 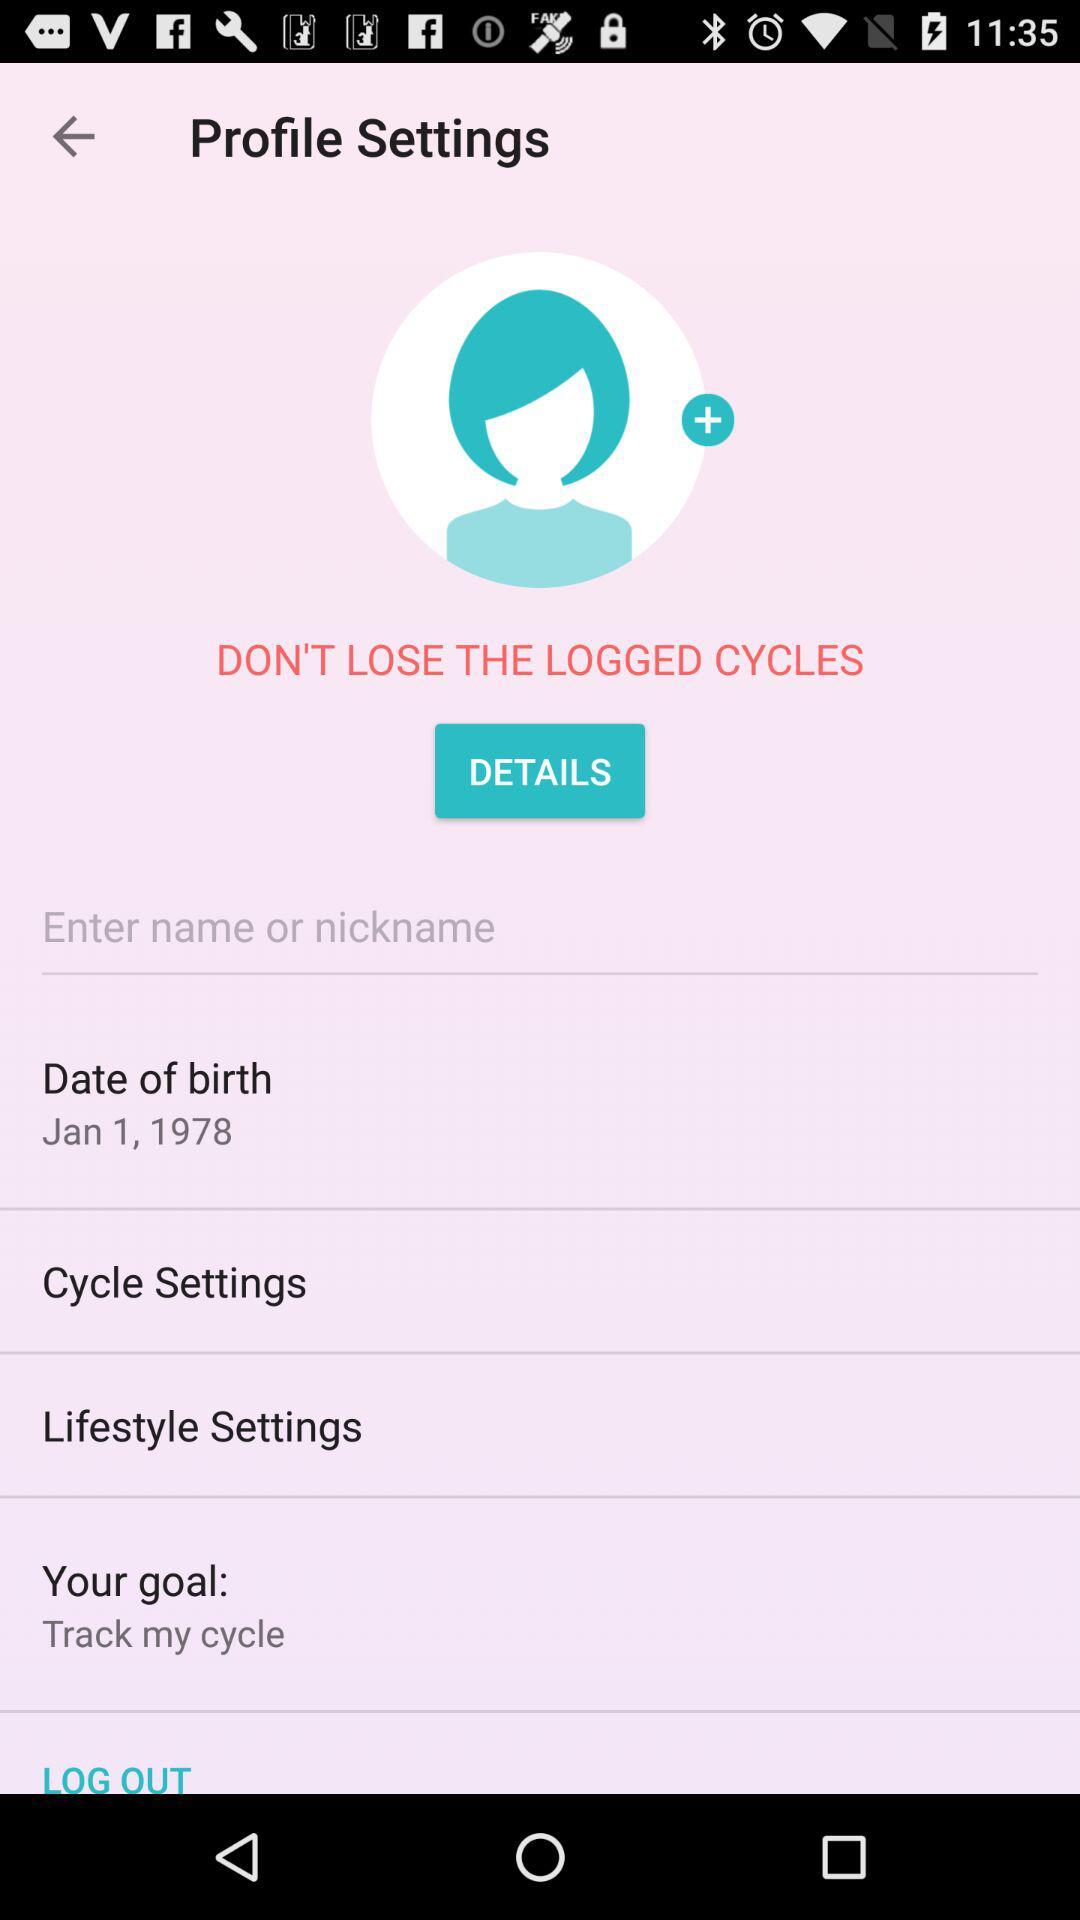 I want to click on the profile settings item, so click(x=380, y=135).